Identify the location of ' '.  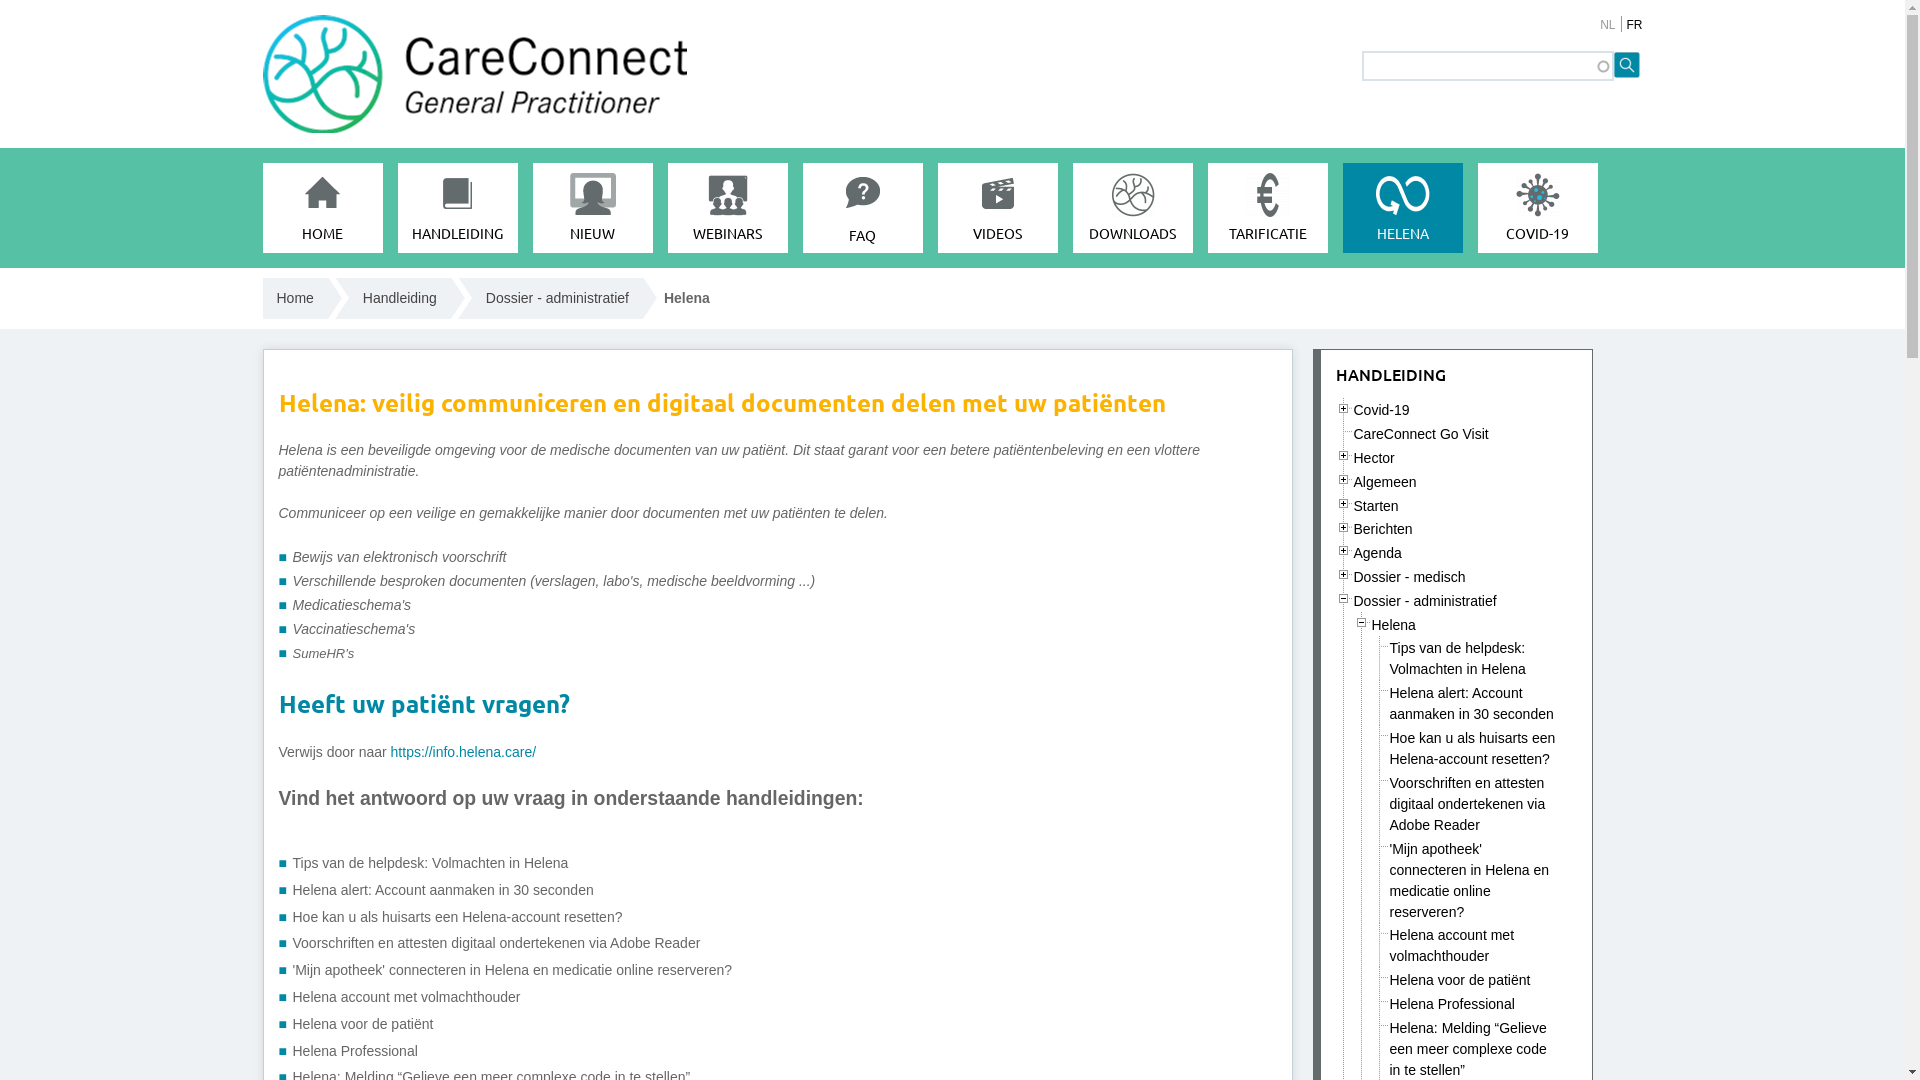
(1344, 479).